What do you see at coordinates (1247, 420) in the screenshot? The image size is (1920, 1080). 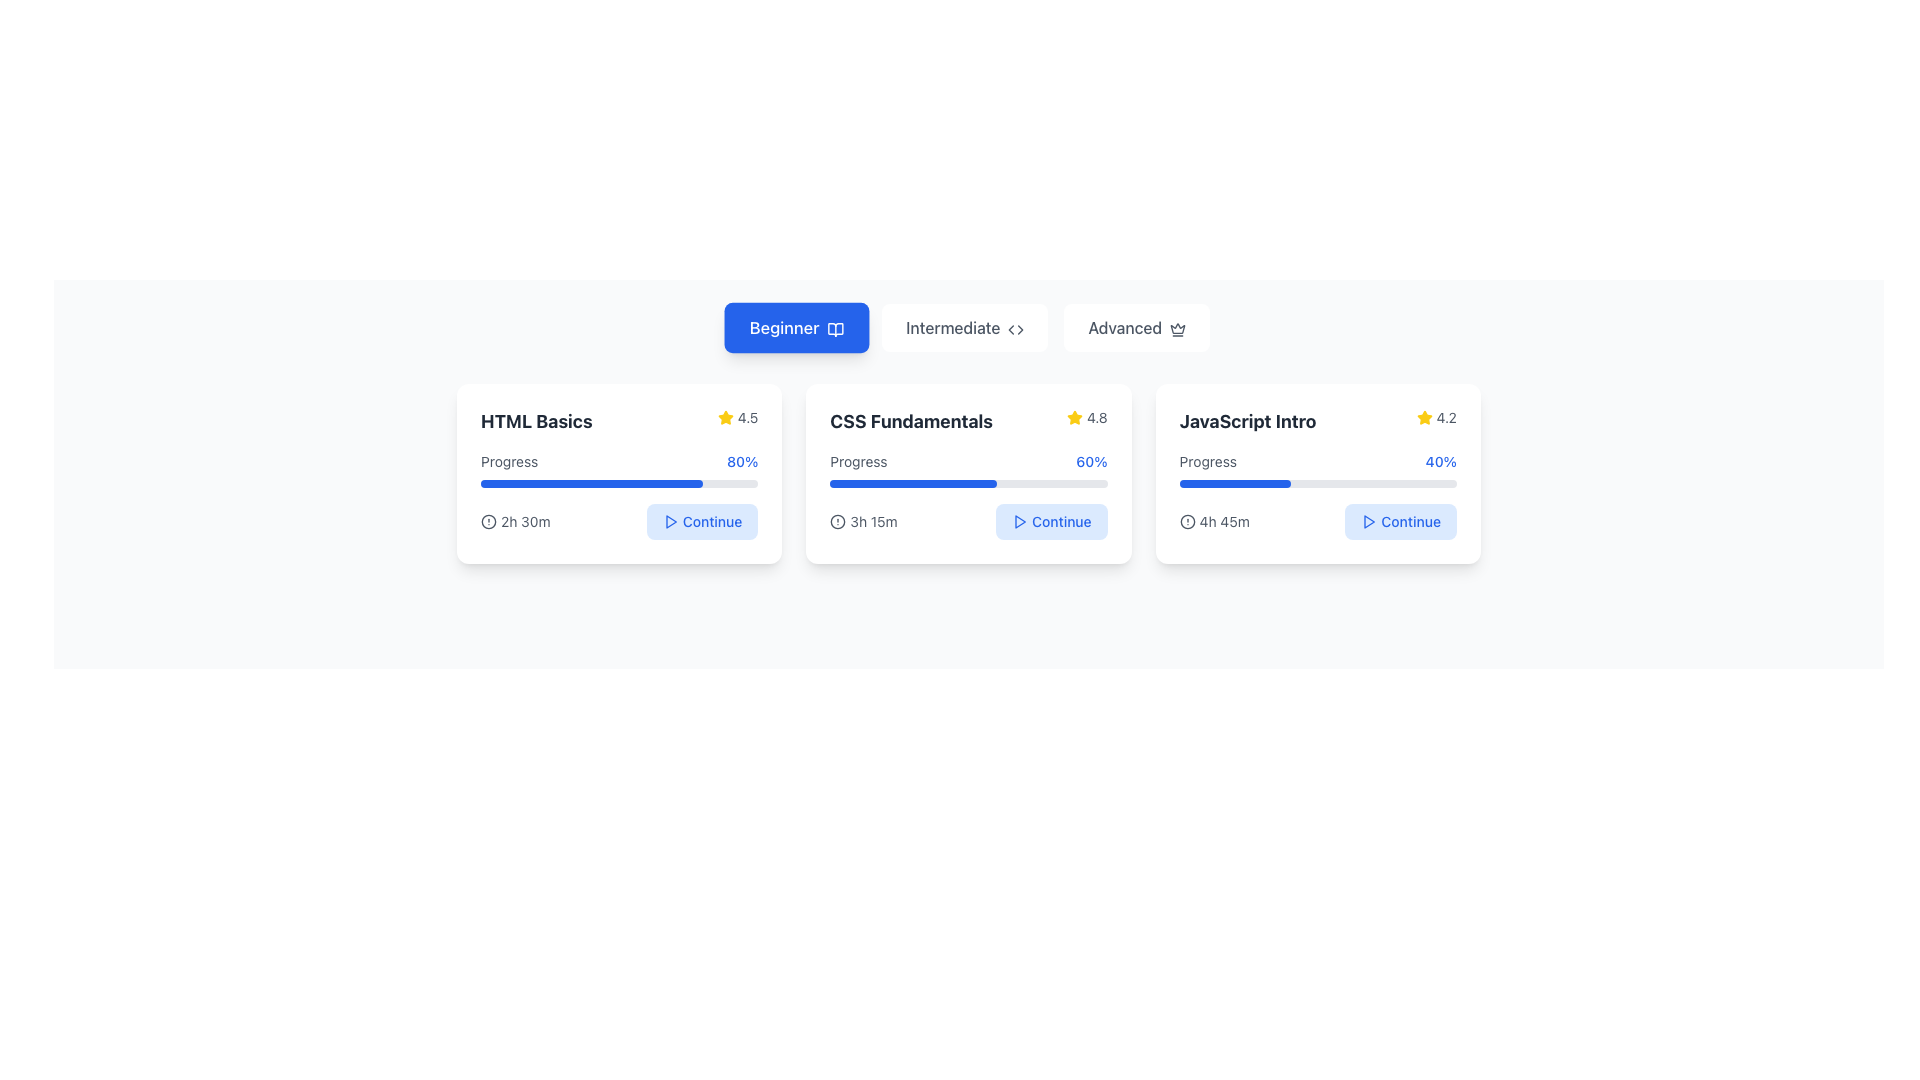 I see `on the 'JavaScript Intro' text element displayed in bold, large font within the third card under the 'Beginner' tab` at bounding box center [1247, 420].